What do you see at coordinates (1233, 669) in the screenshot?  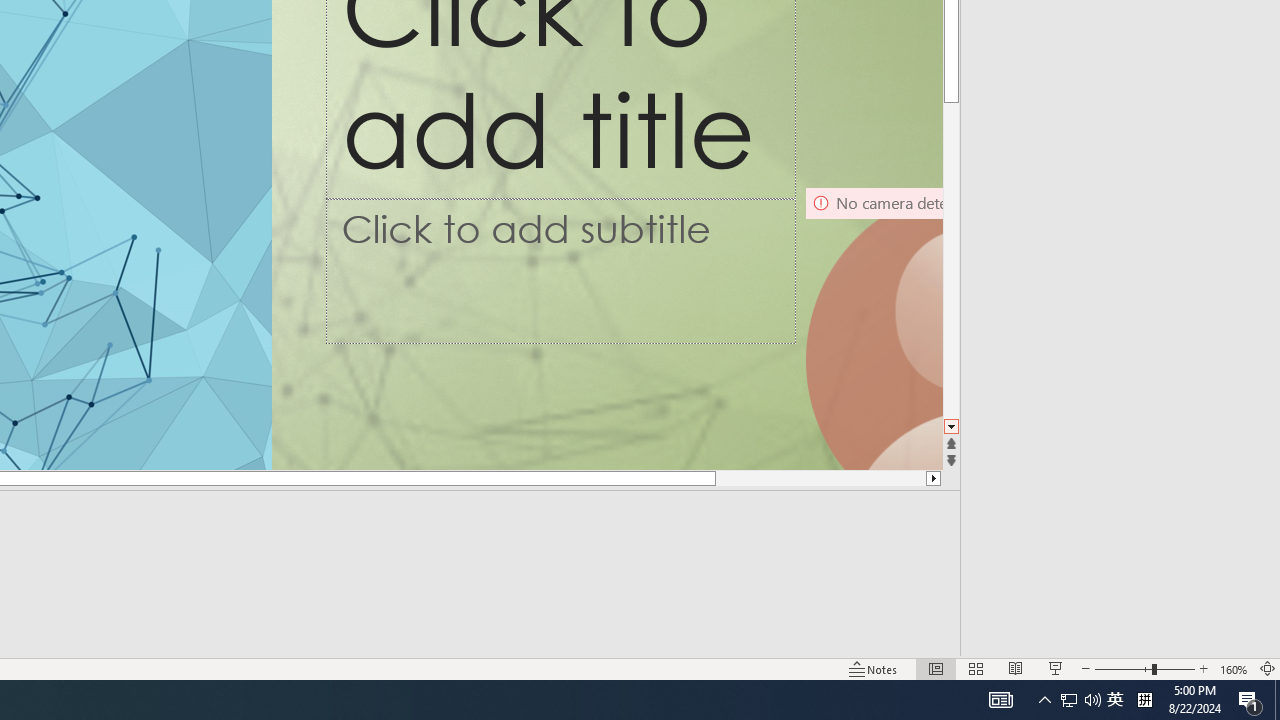 I see `'Zoom 160%'` at bounding box center [1233, 669].